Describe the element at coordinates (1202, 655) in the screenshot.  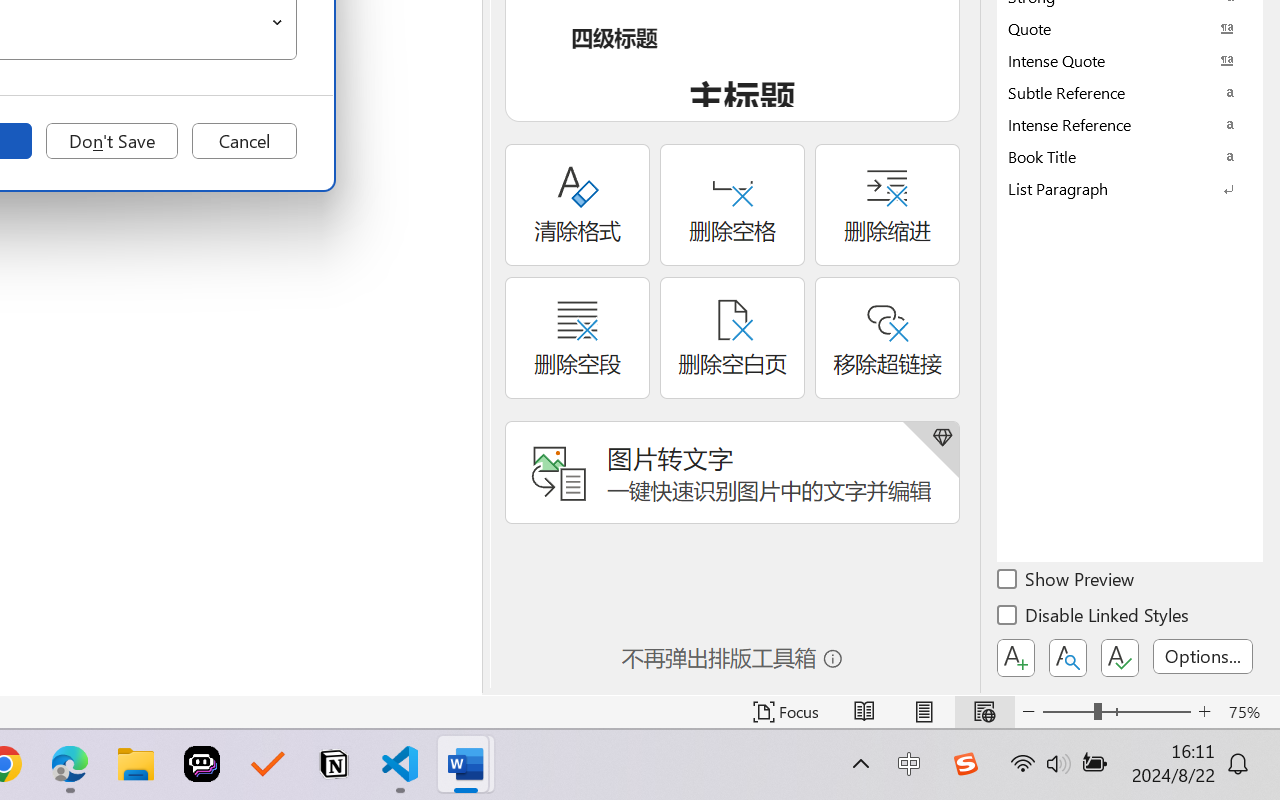
I see `'Options...'` at that location.